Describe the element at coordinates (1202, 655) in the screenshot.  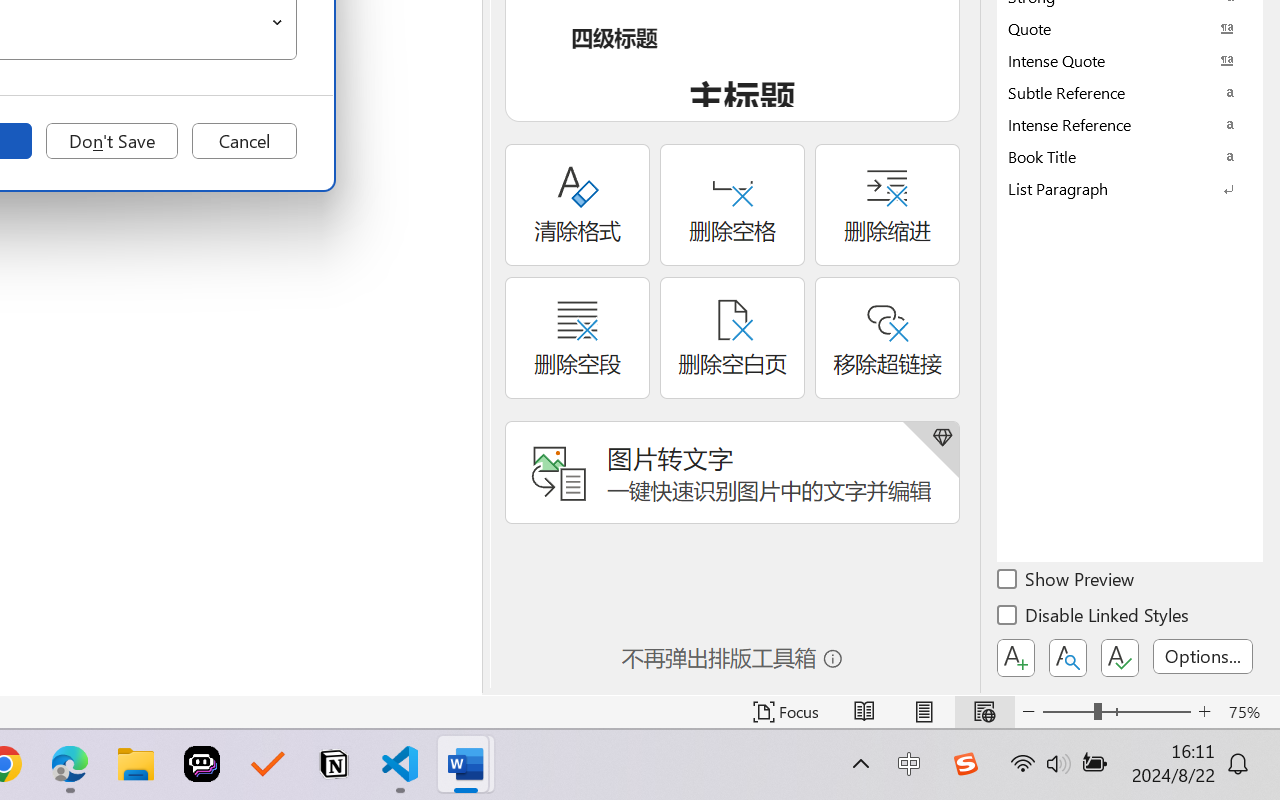
I see `'Options...'` at that location.